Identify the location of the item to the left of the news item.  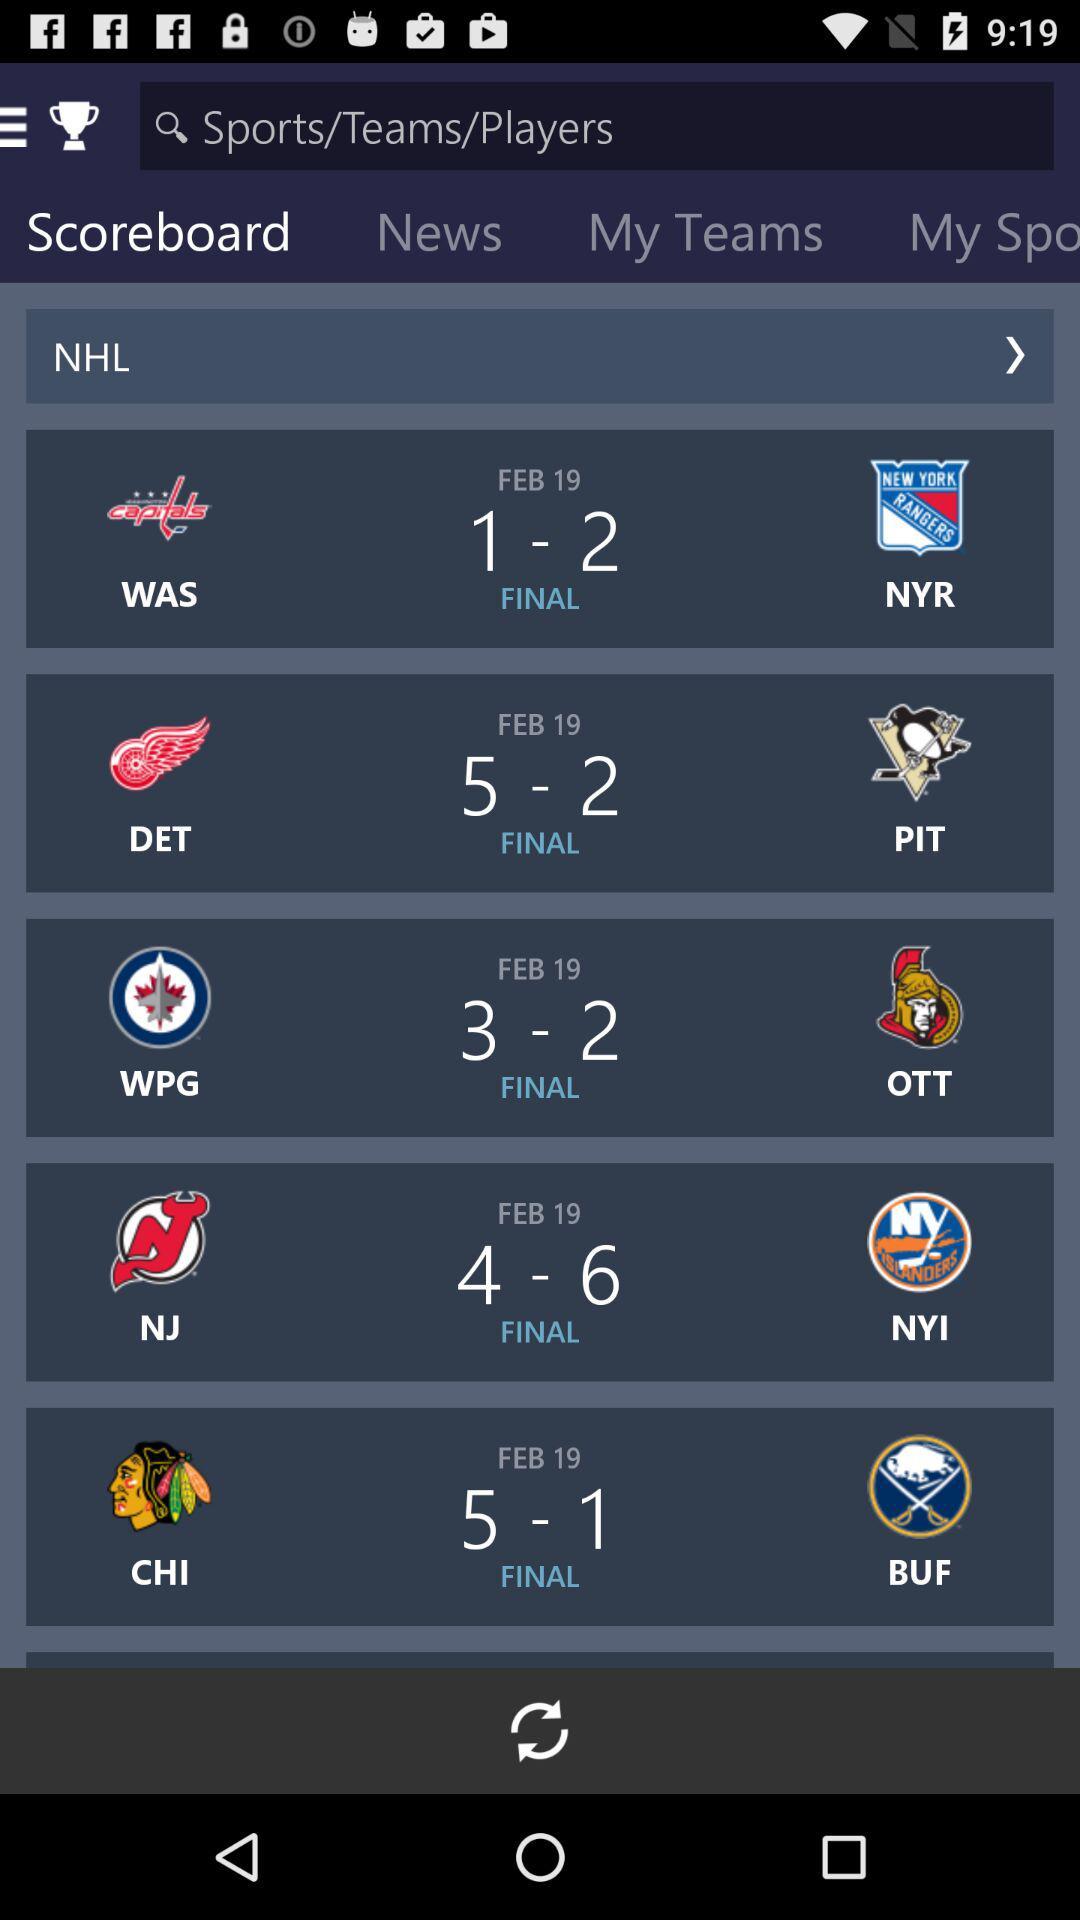
(173, 235).